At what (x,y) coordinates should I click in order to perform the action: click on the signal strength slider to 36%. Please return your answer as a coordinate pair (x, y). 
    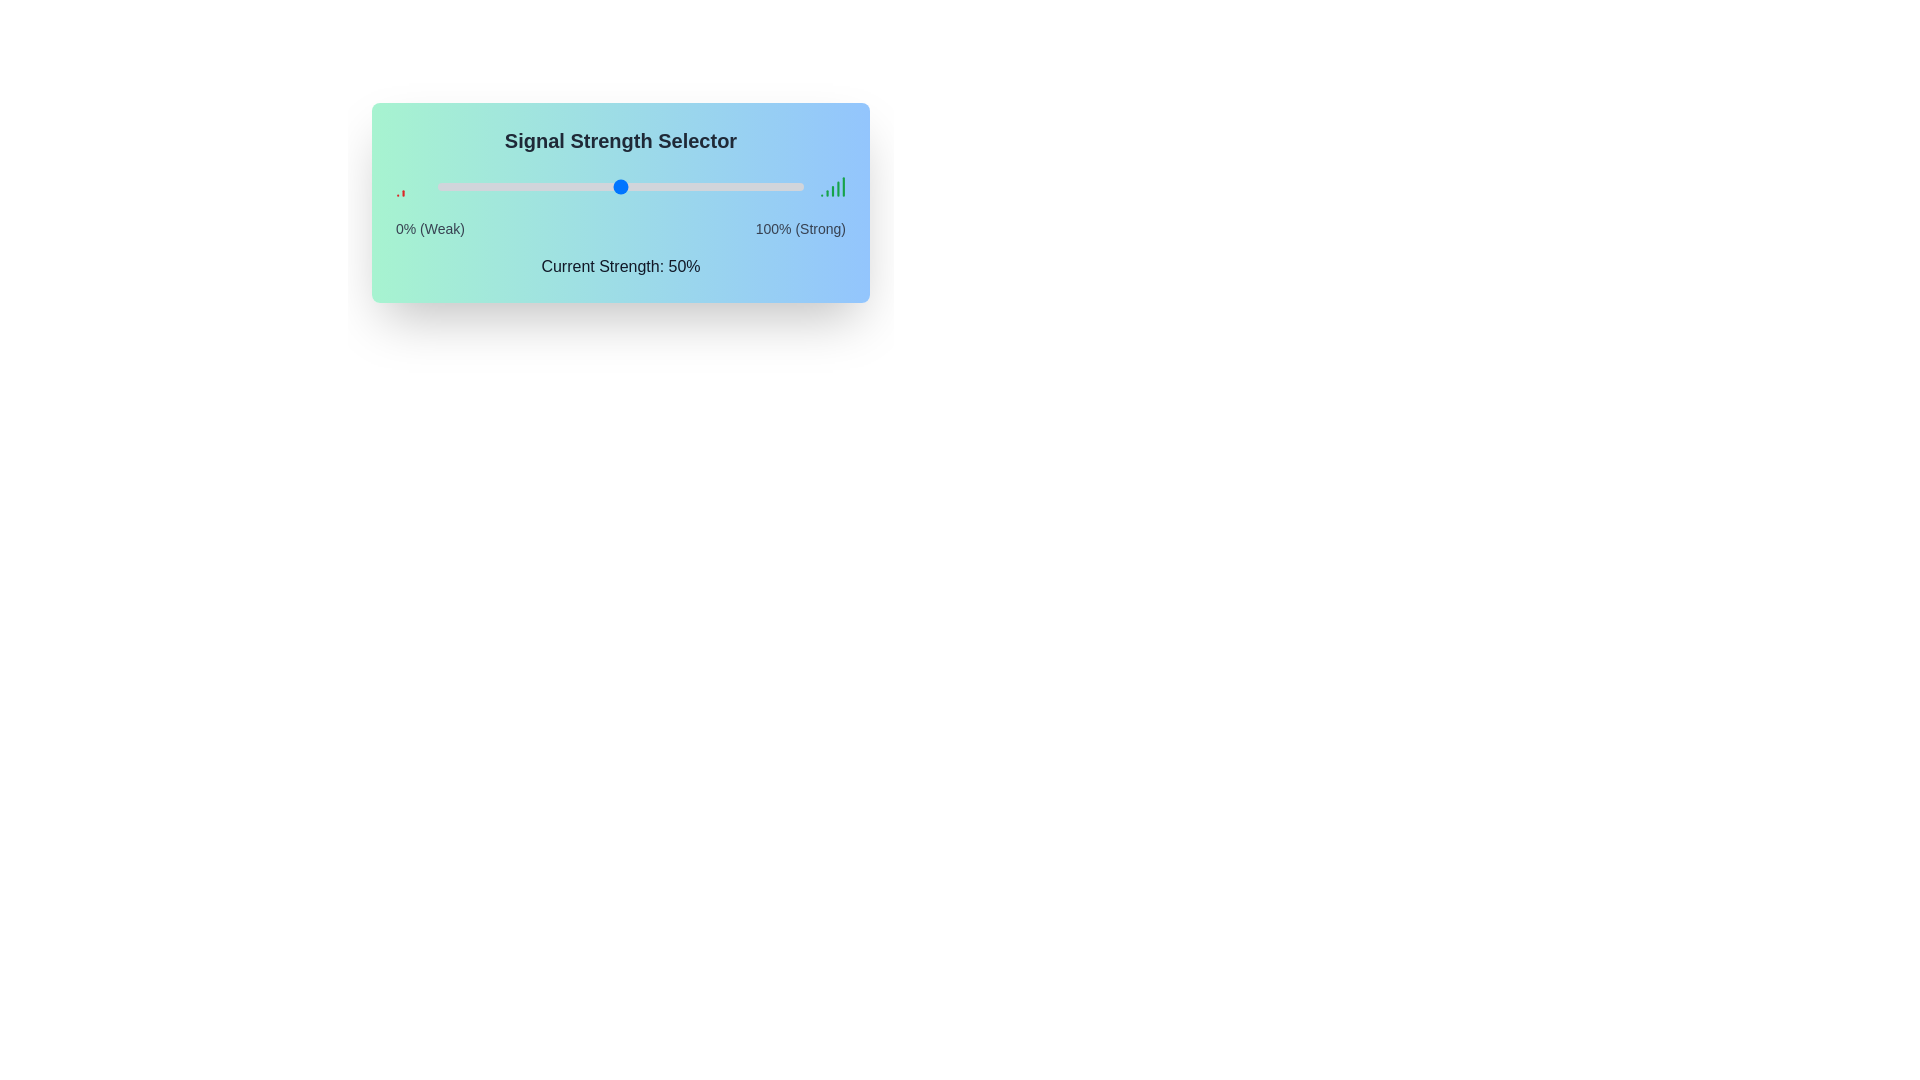
    Looking at the image, I should click on (568, 186).